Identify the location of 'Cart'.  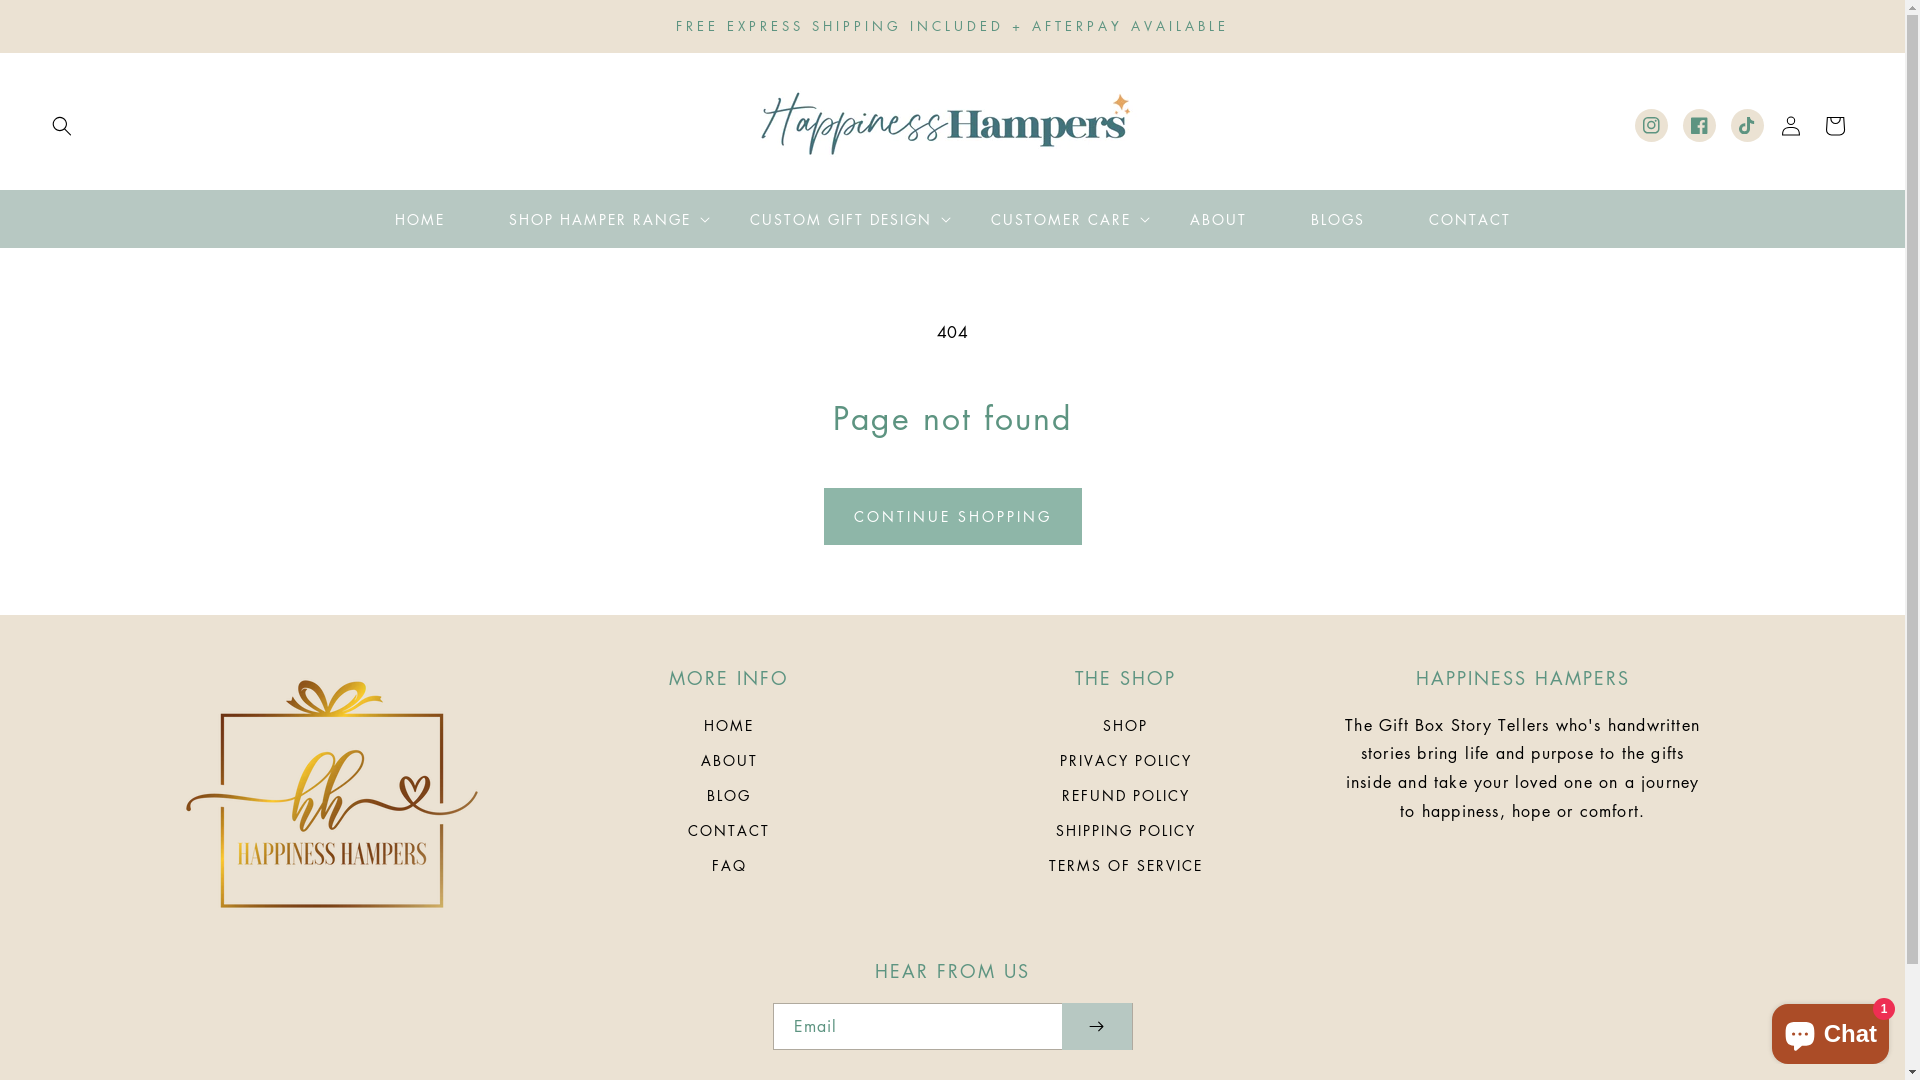
(1813, 126).